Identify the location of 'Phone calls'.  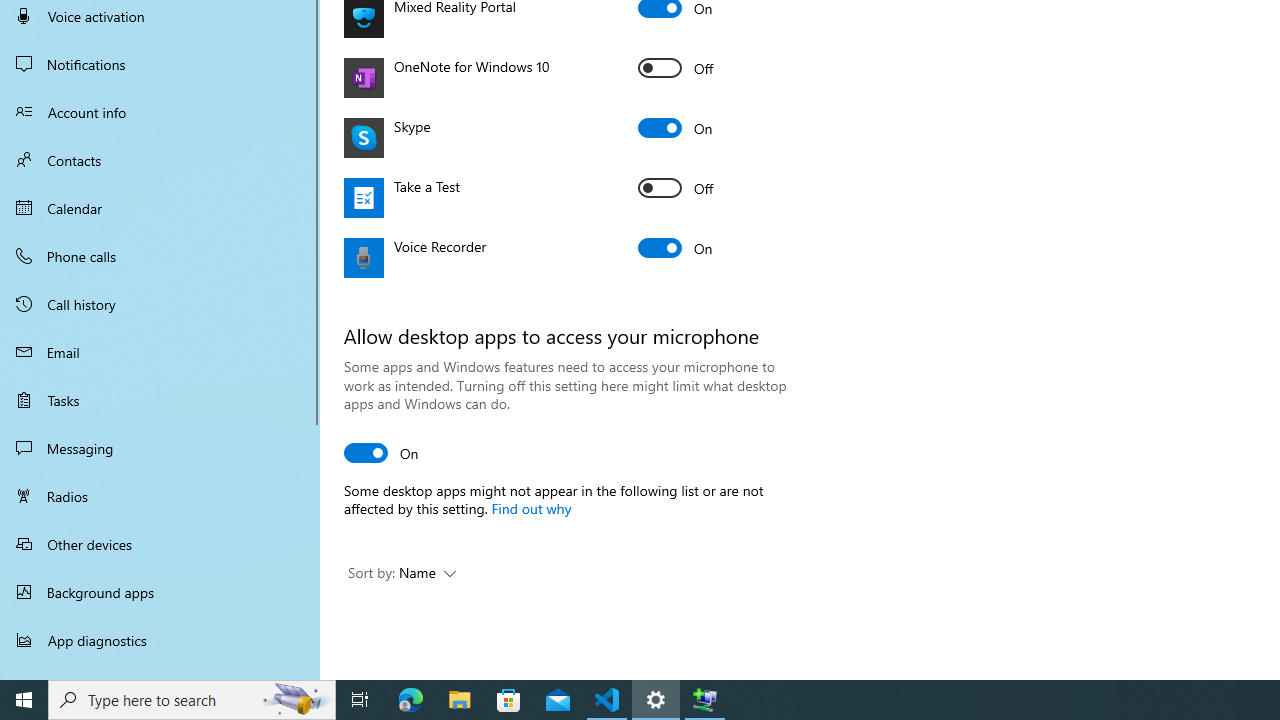
(160, 254).